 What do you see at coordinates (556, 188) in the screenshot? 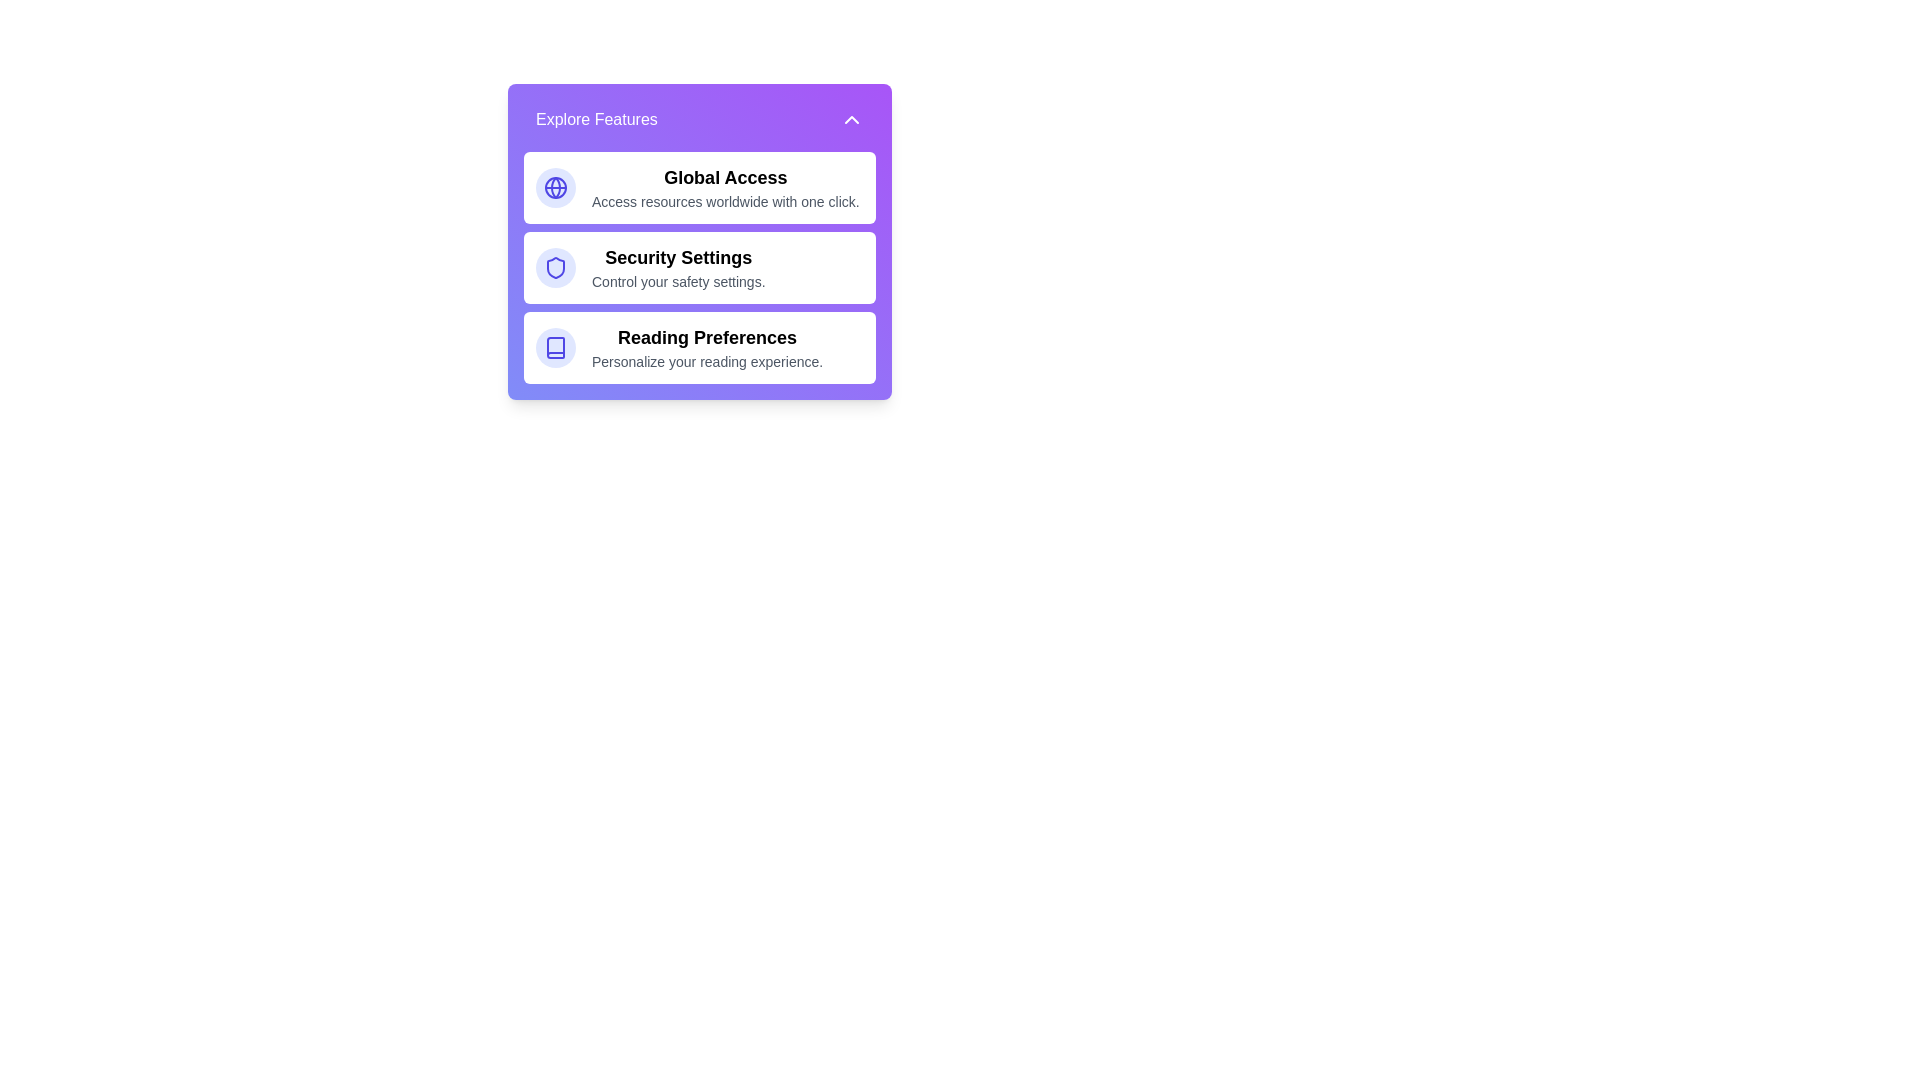
I see `the globe icon, which is a scalable vector graphic with latitude and longitude lines, located within the 'Global Access' feature section to the left of the text label` at bounding box center [556, 188].